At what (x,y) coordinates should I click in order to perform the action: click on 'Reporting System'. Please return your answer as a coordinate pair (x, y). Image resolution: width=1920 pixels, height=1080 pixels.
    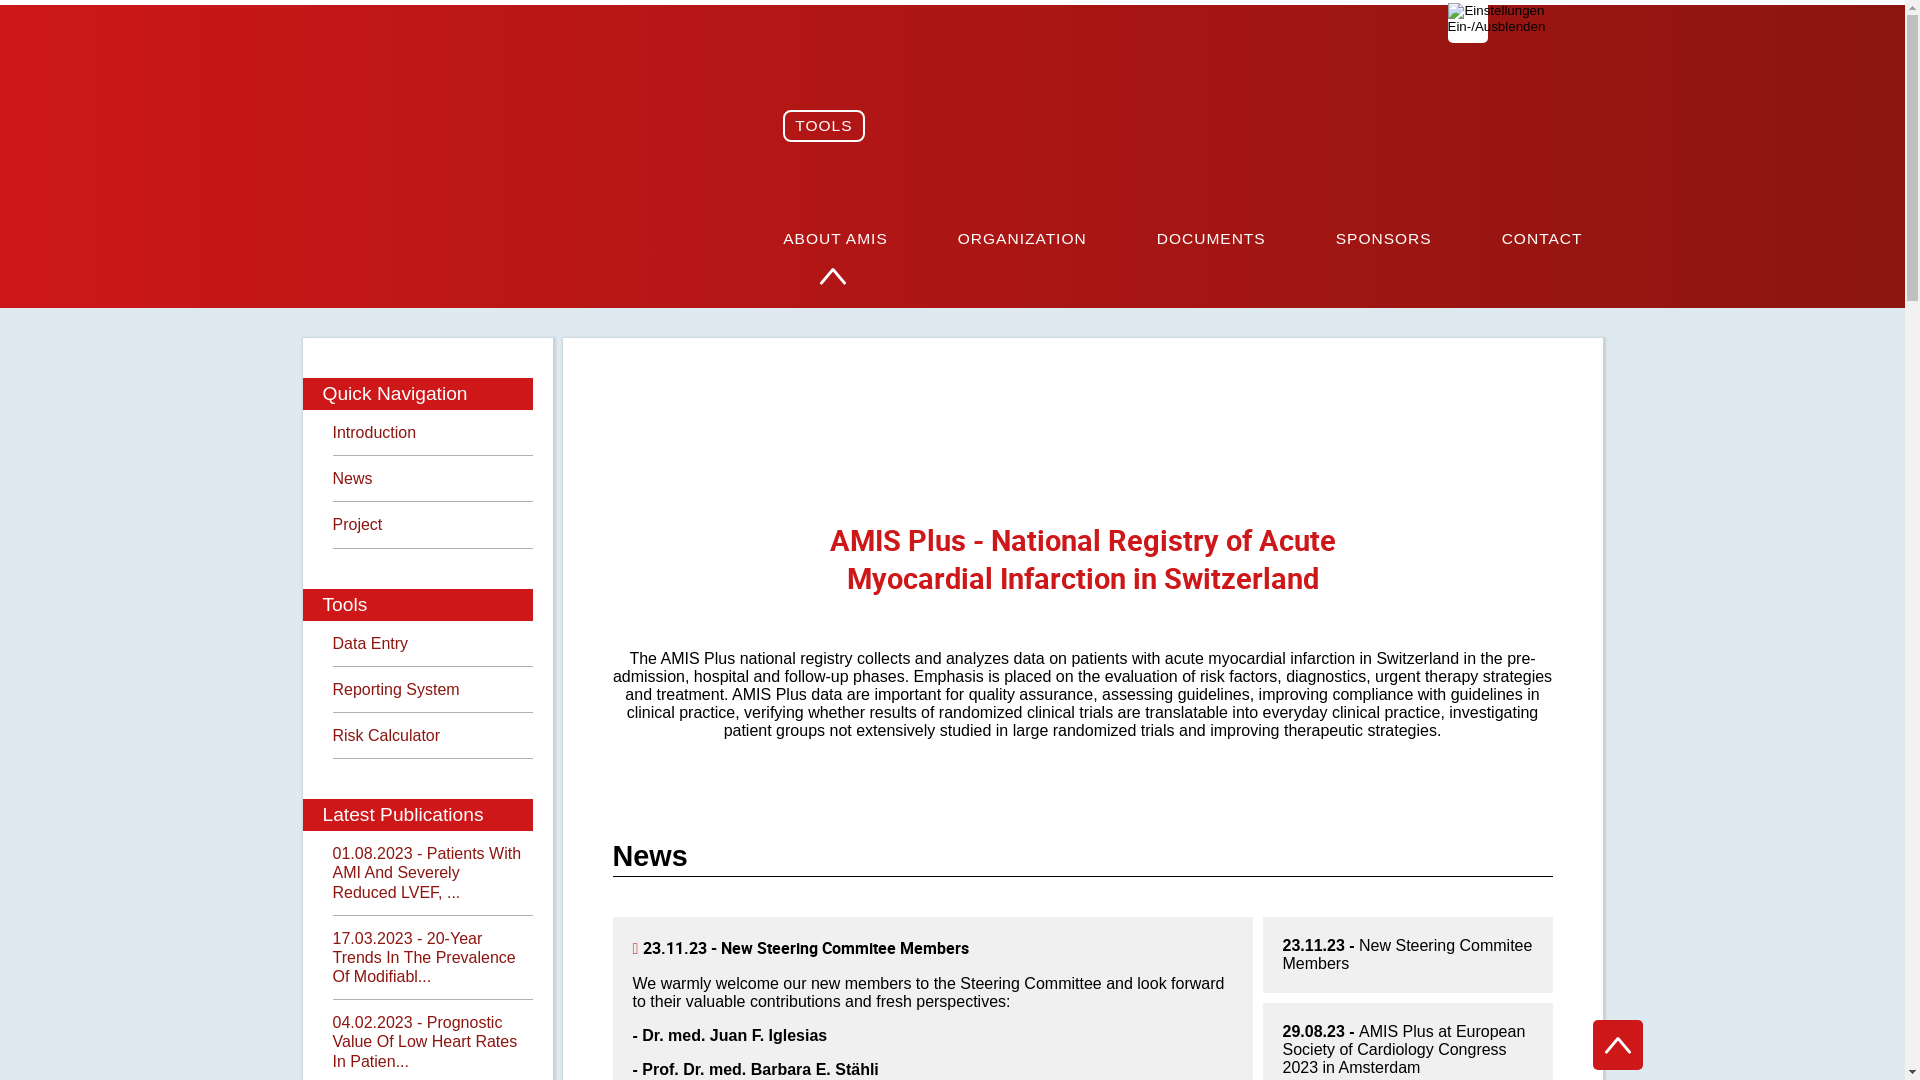
    Looking at the image, I should click on (431, 688).